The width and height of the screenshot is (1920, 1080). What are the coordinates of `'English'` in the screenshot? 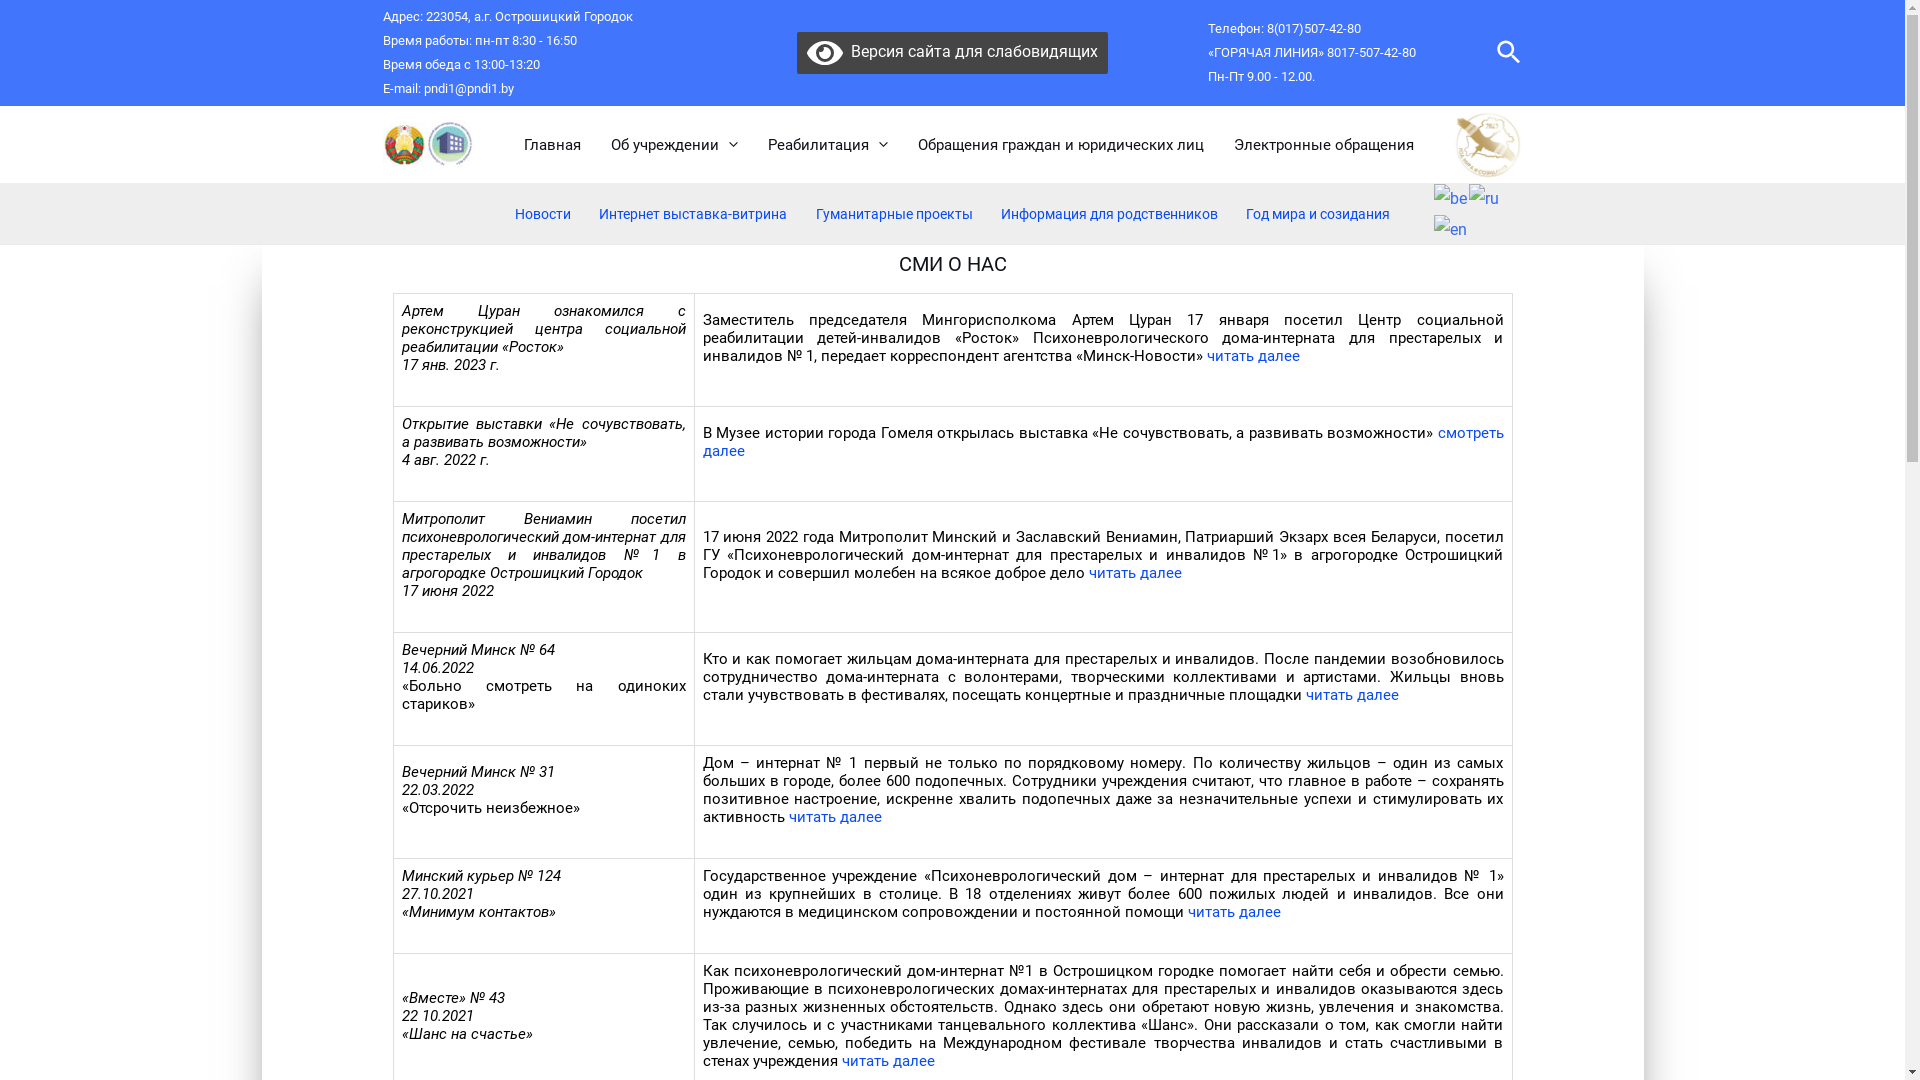 It's located at (1451, 227).